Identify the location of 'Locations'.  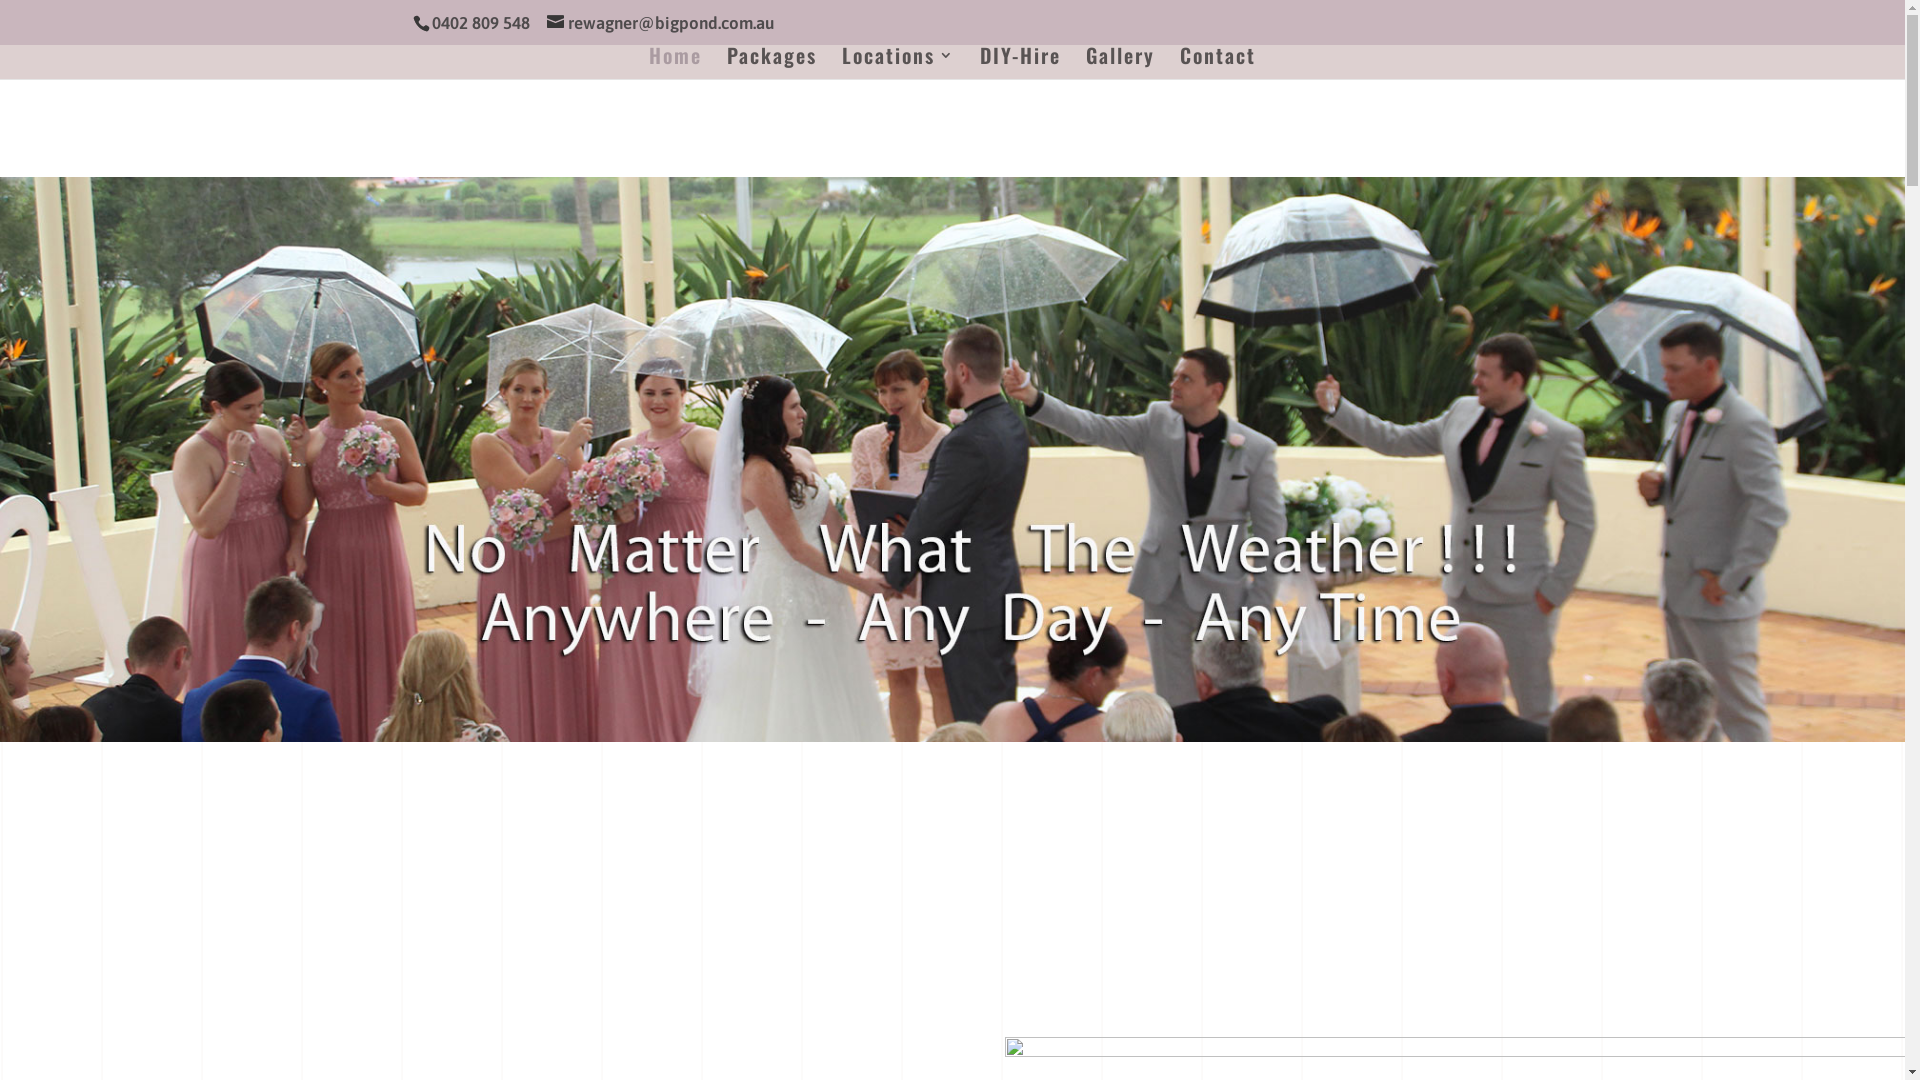
(897, 62).